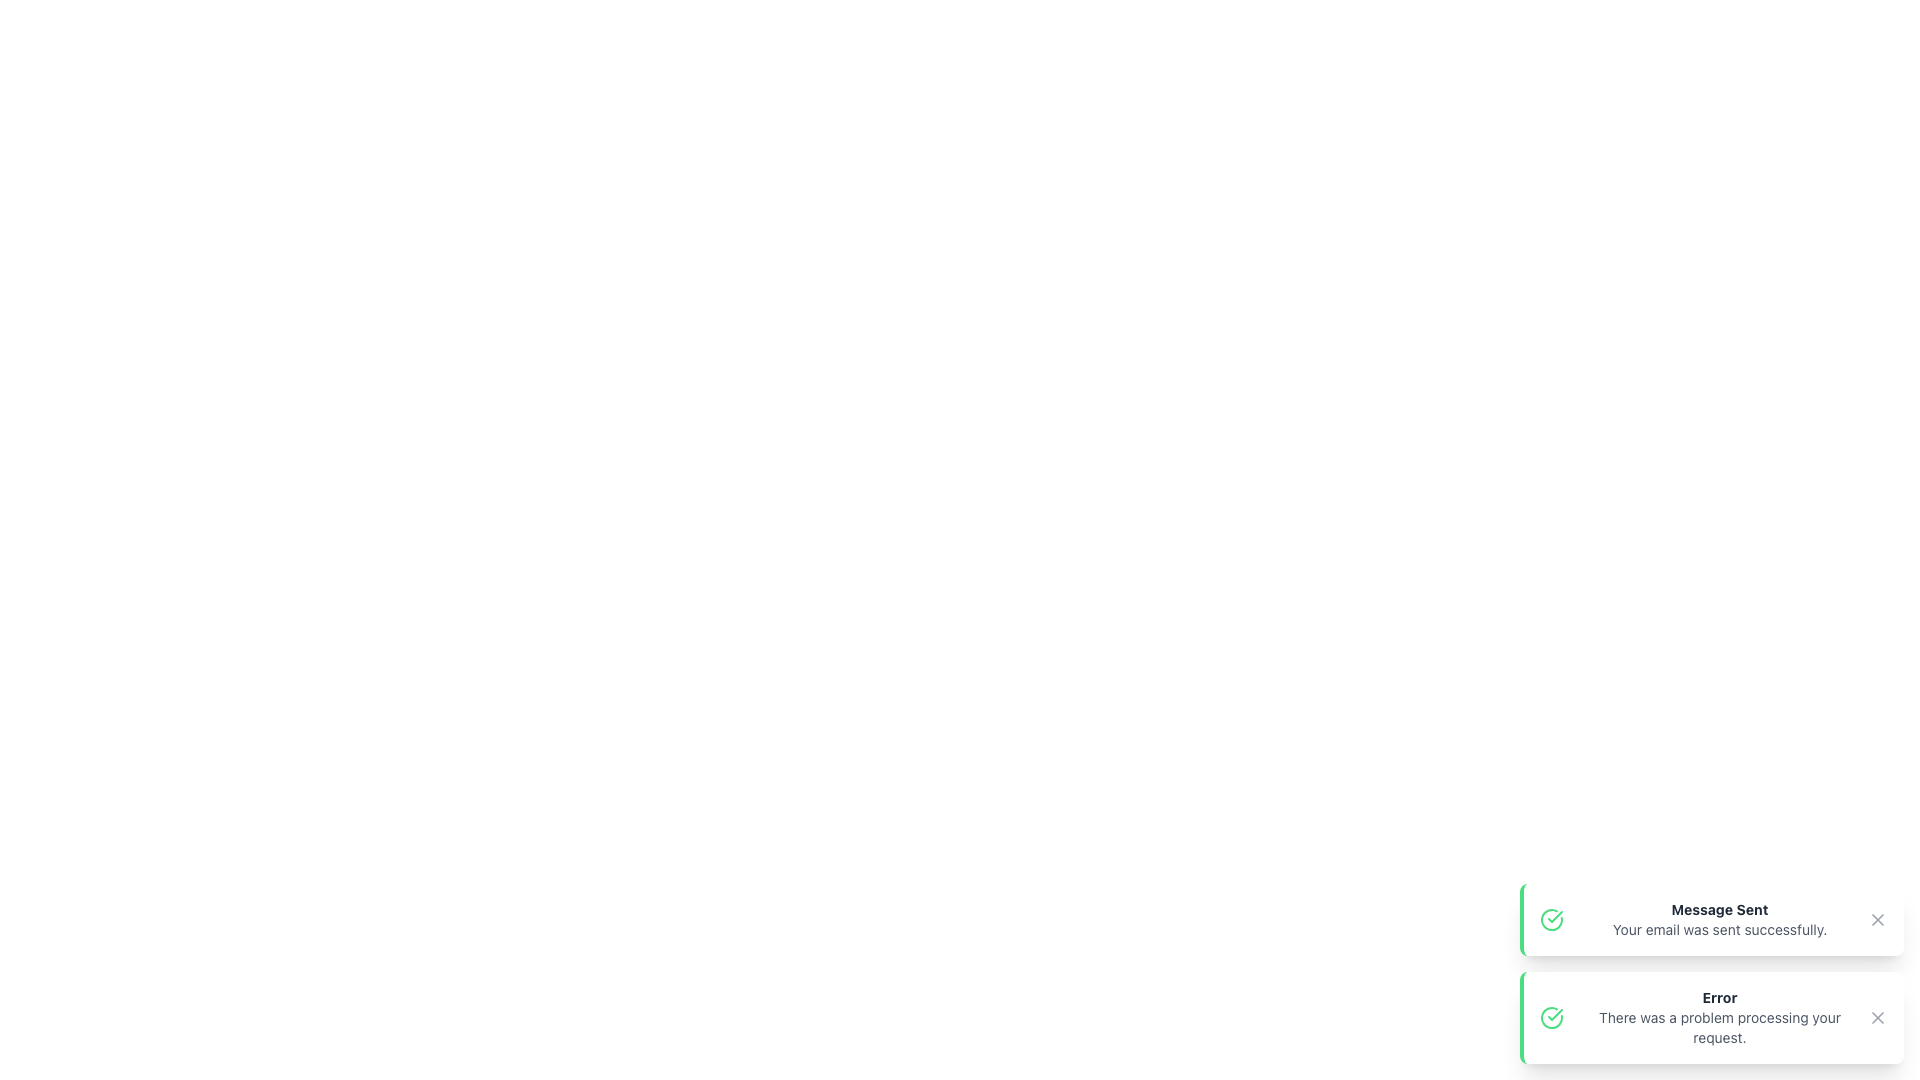 Image resolution: width=1920 pixels, height=1080 pixels. I want to click on the confirmation message Text Label that indicates the email has been successfully sent, located below the 'Message Sent' text in the notification card, so click(1718, 929).